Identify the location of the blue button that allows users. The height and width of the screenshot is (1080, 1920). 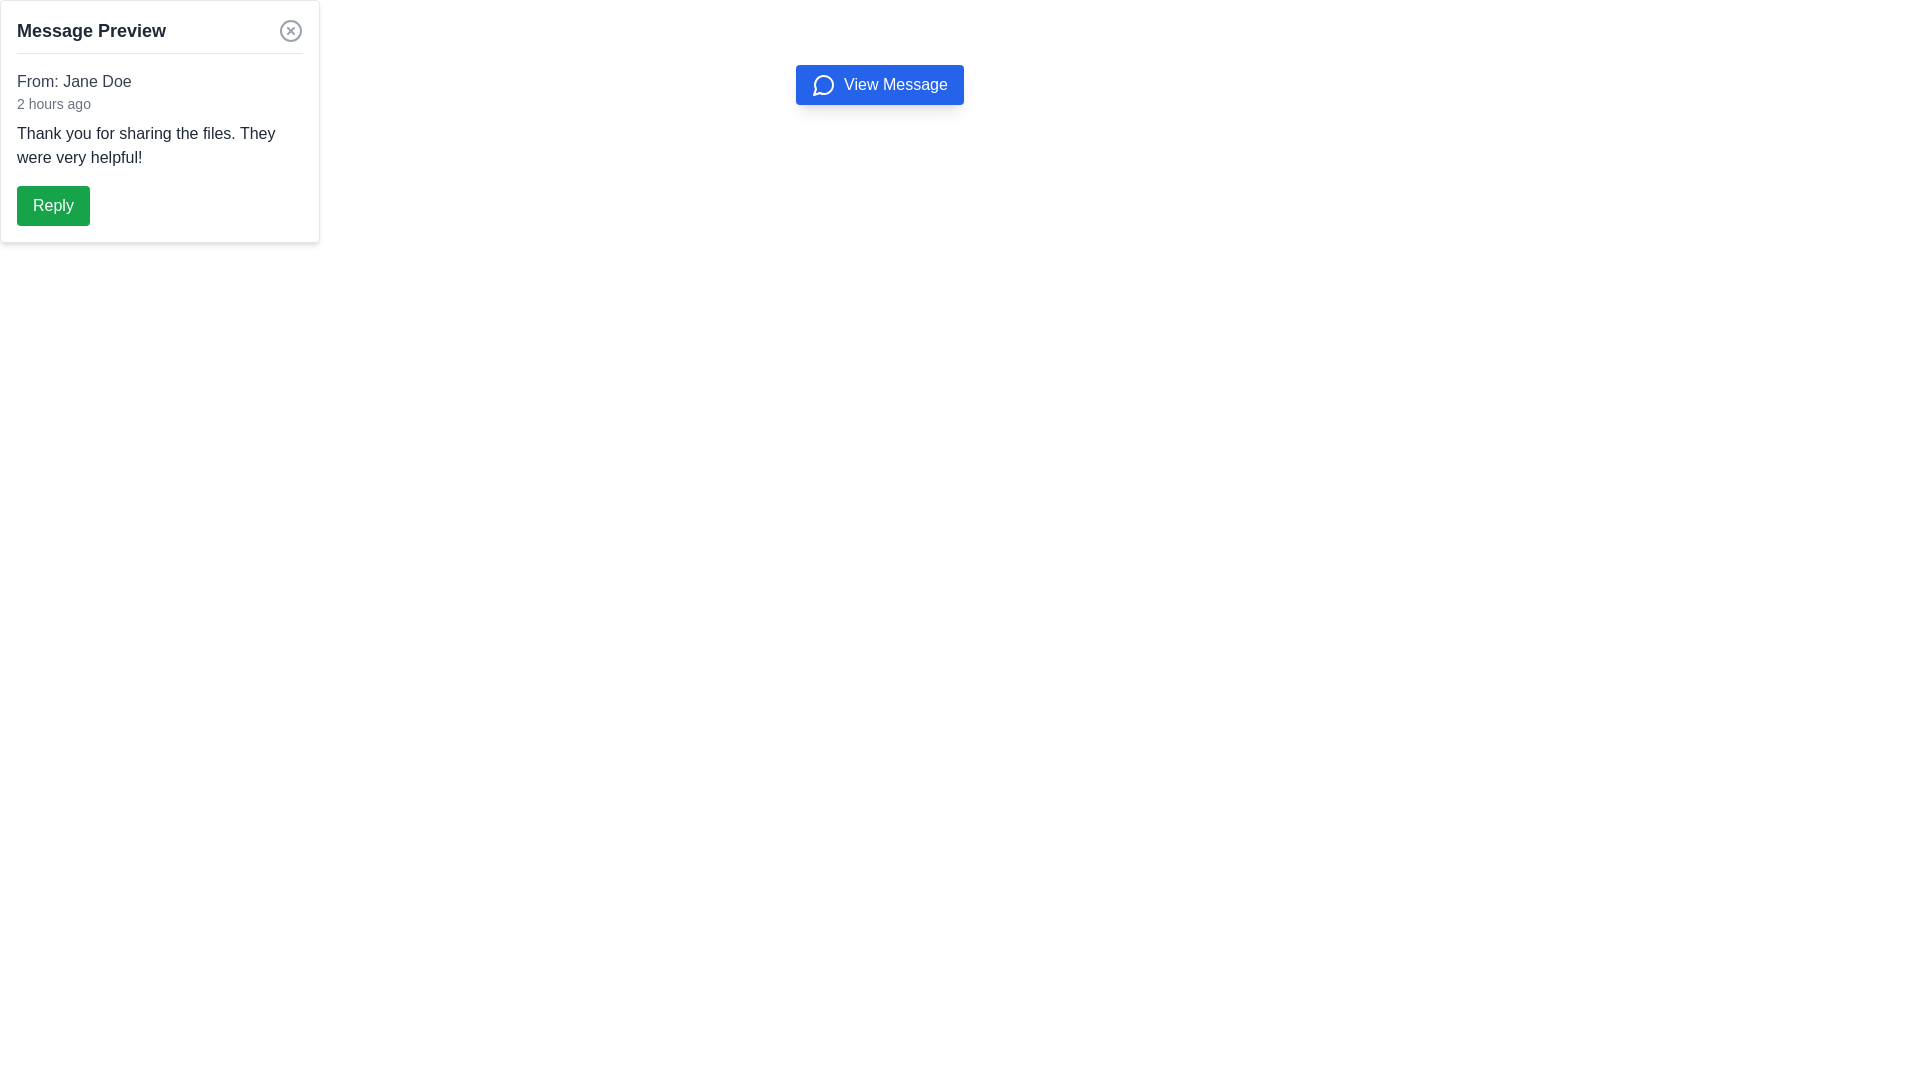
(879, 83).